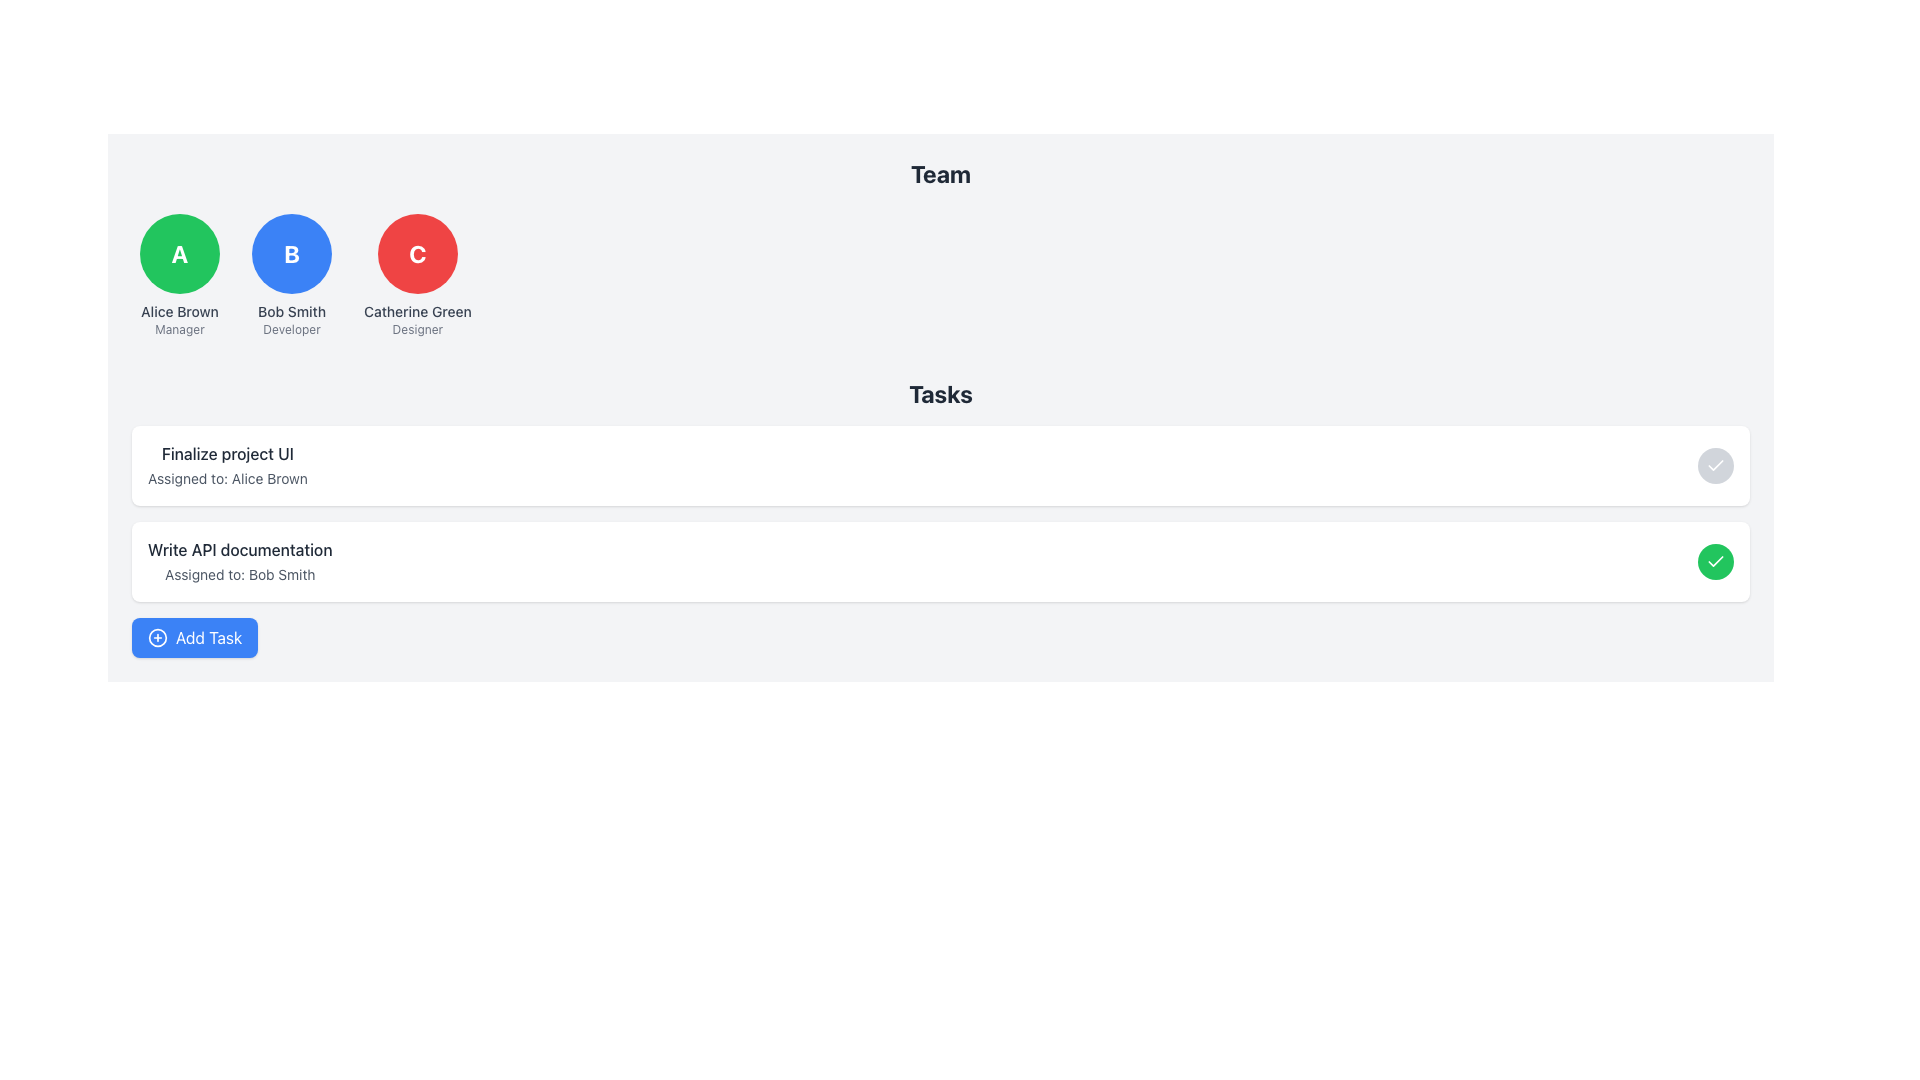  What do you see at coordinates (180, 312) in the screenshot?
I see `the text label element displaying the name 'Alice Brown', which is styled in gray color and positioned below the green circular icon with 'A'` at bounding box center [180, 312].